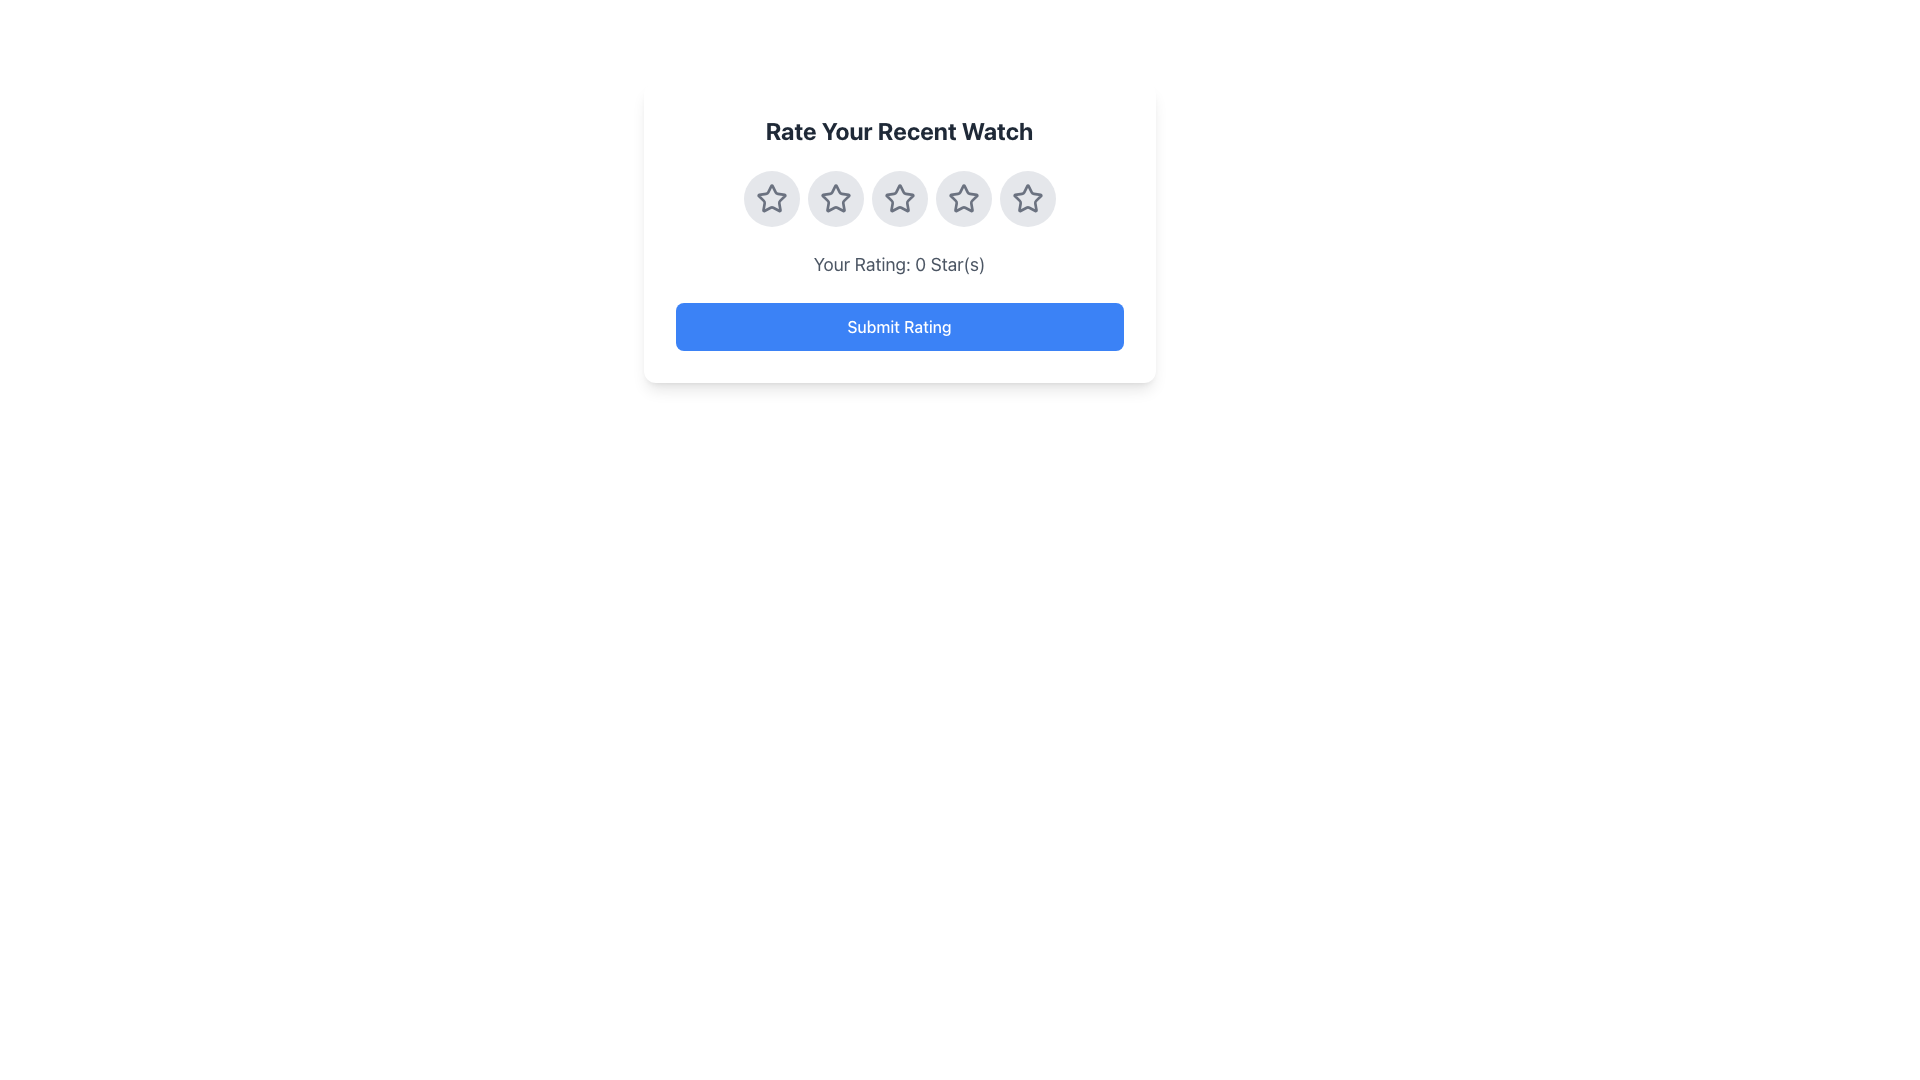 Image resolution: width=1920 pixels, height=1080 pixels. Describe the element at coordinates (963, 197) in the screenshot. I see `the fourth star icon in the horizontal array` at that location.